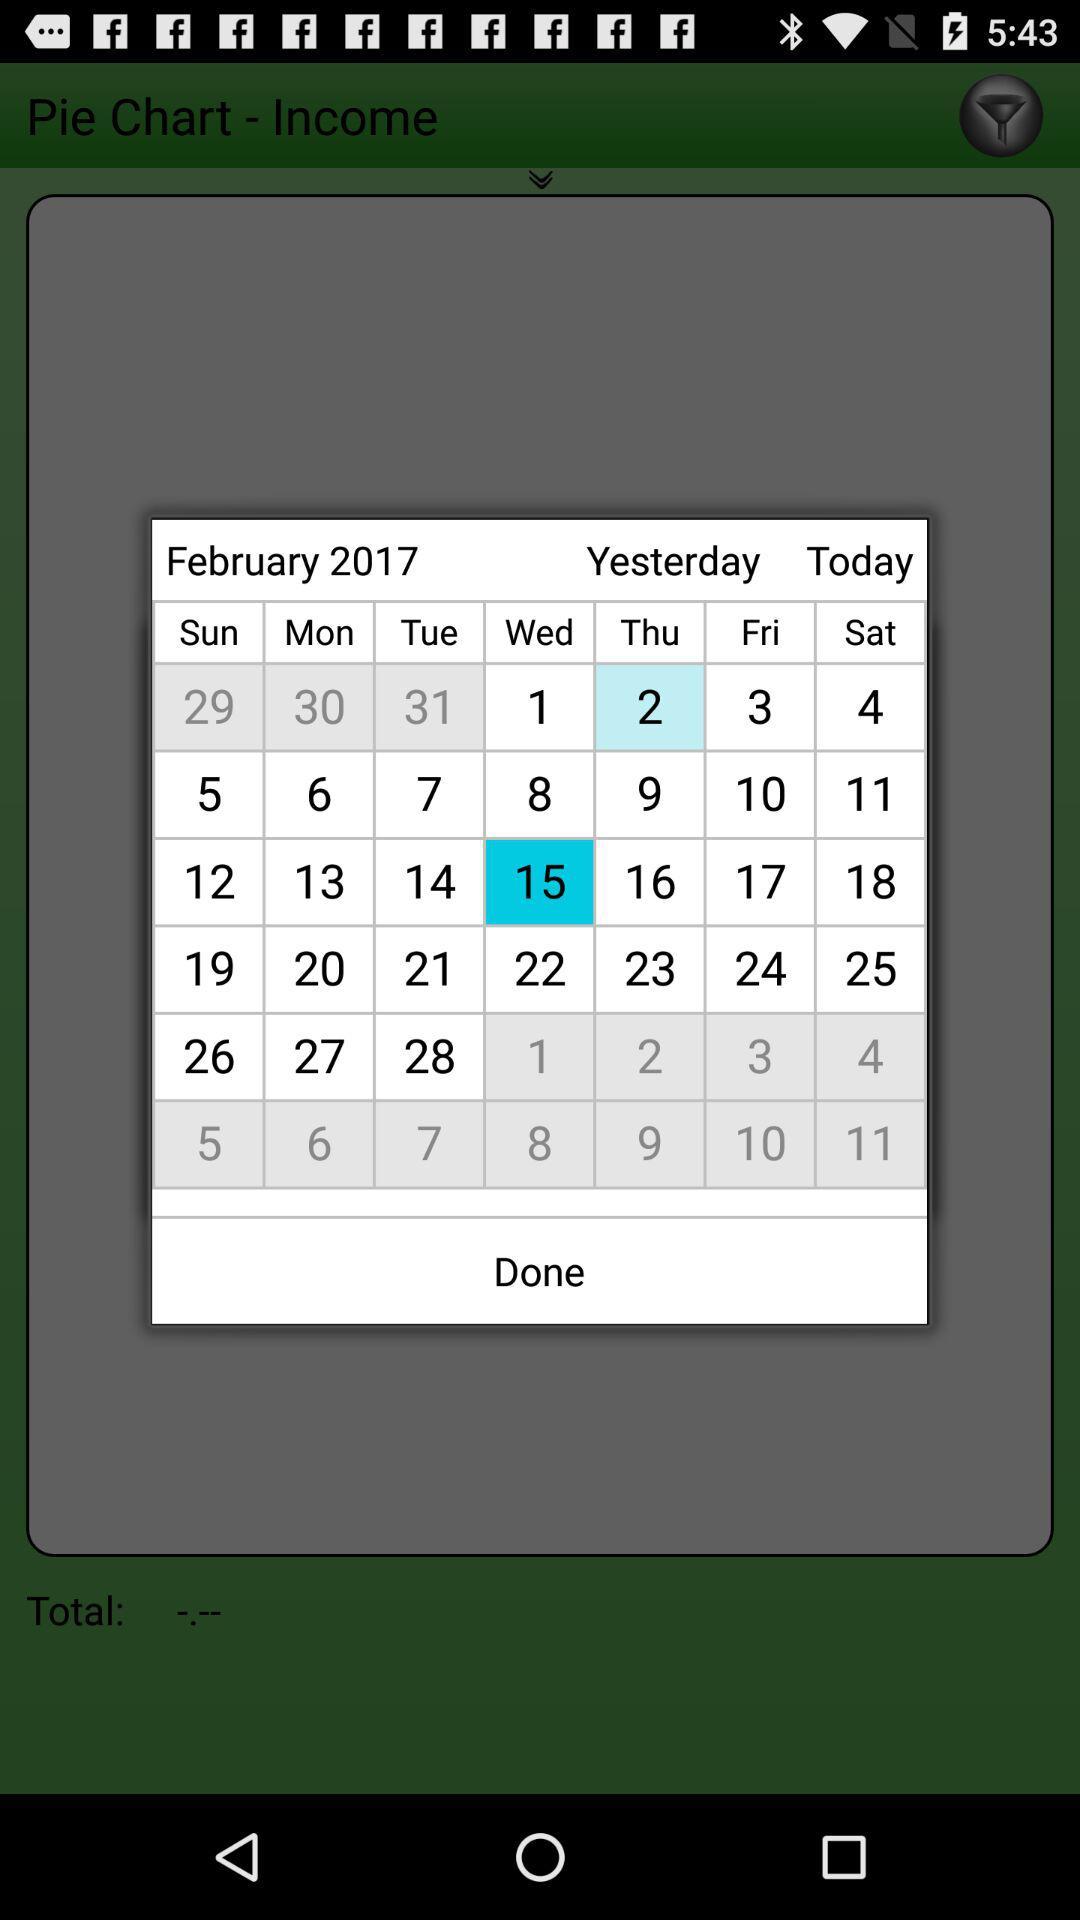 The height and width of the screenshot is (1920, 1080). Describe the element at coordinates (858, 559) in the screenshot. I see `the icon to the right of yesterday app` at that location.